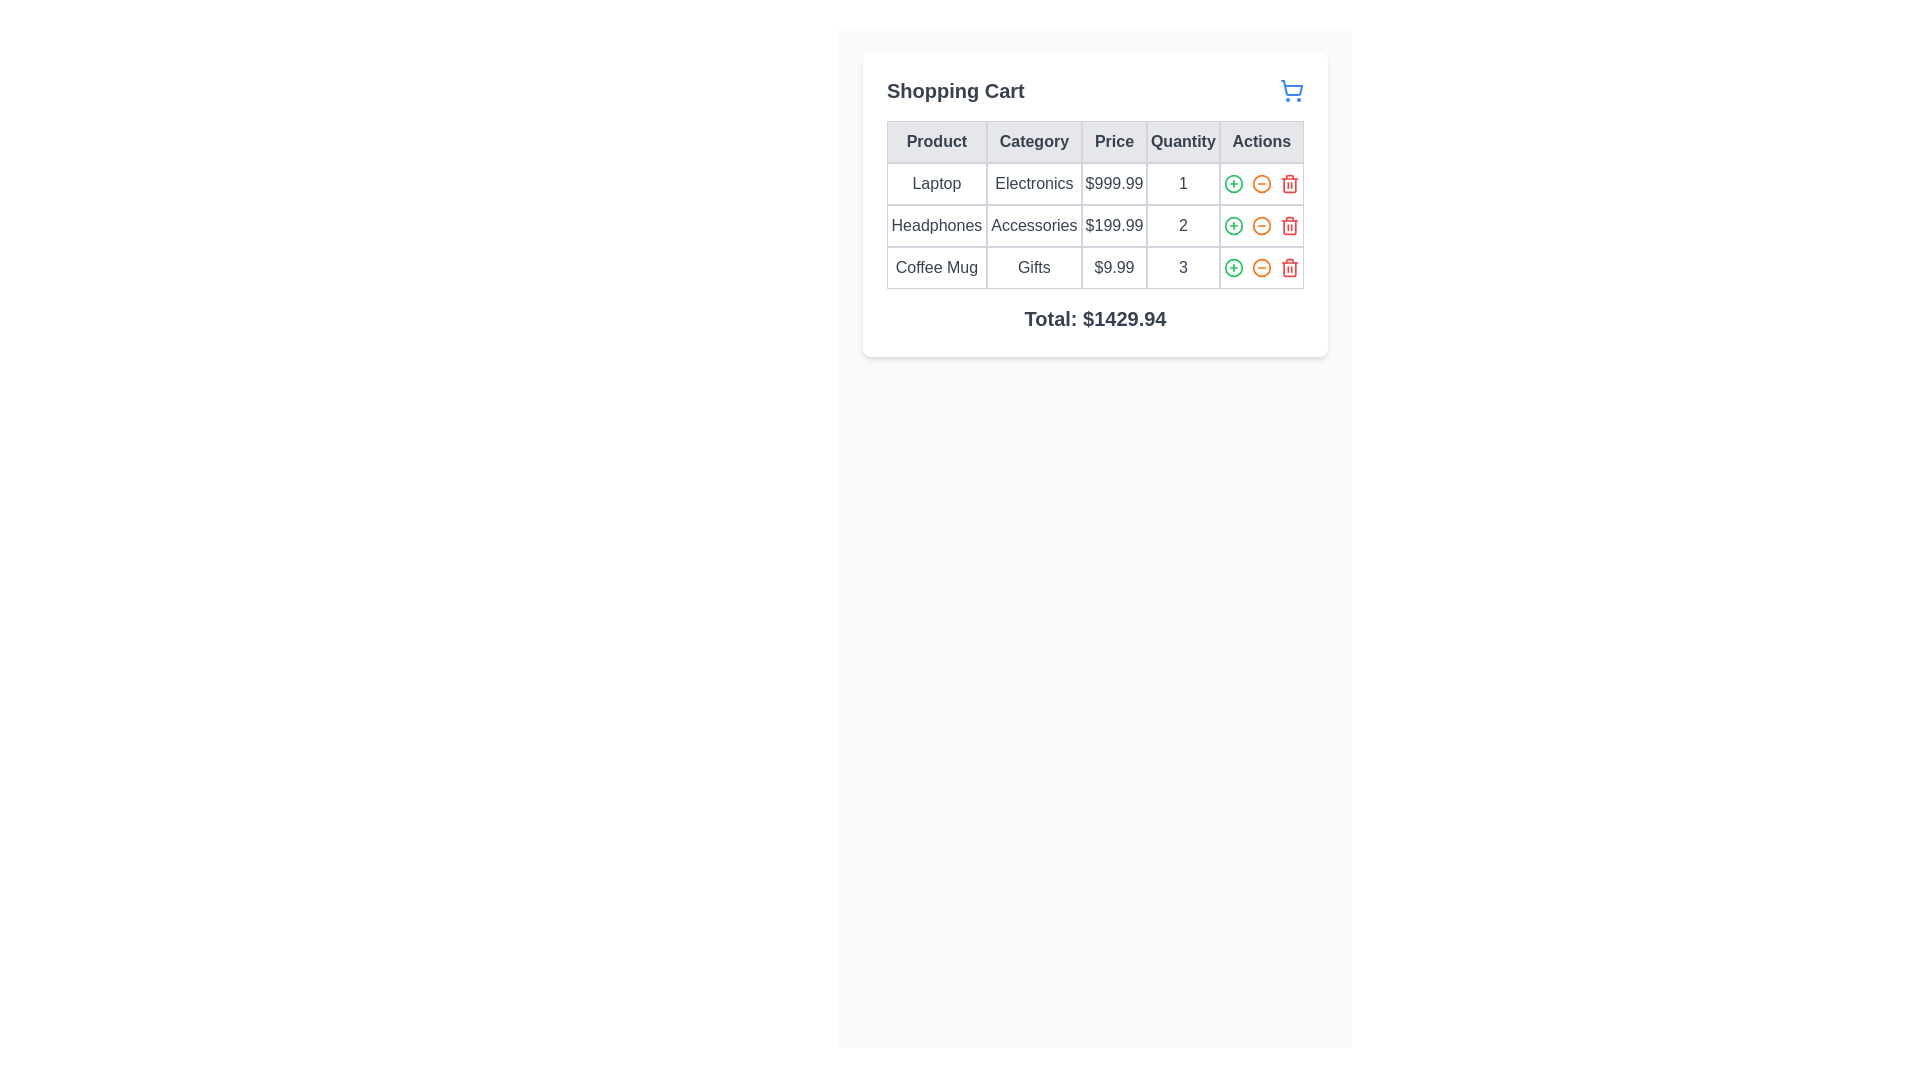 This screenshot has height=1080, width=1920. I want to click on the price label displaying the price of the 'Coffee Mug' item in the shopping cart located in the 'Price' column of the last row, so click(1113, 266).